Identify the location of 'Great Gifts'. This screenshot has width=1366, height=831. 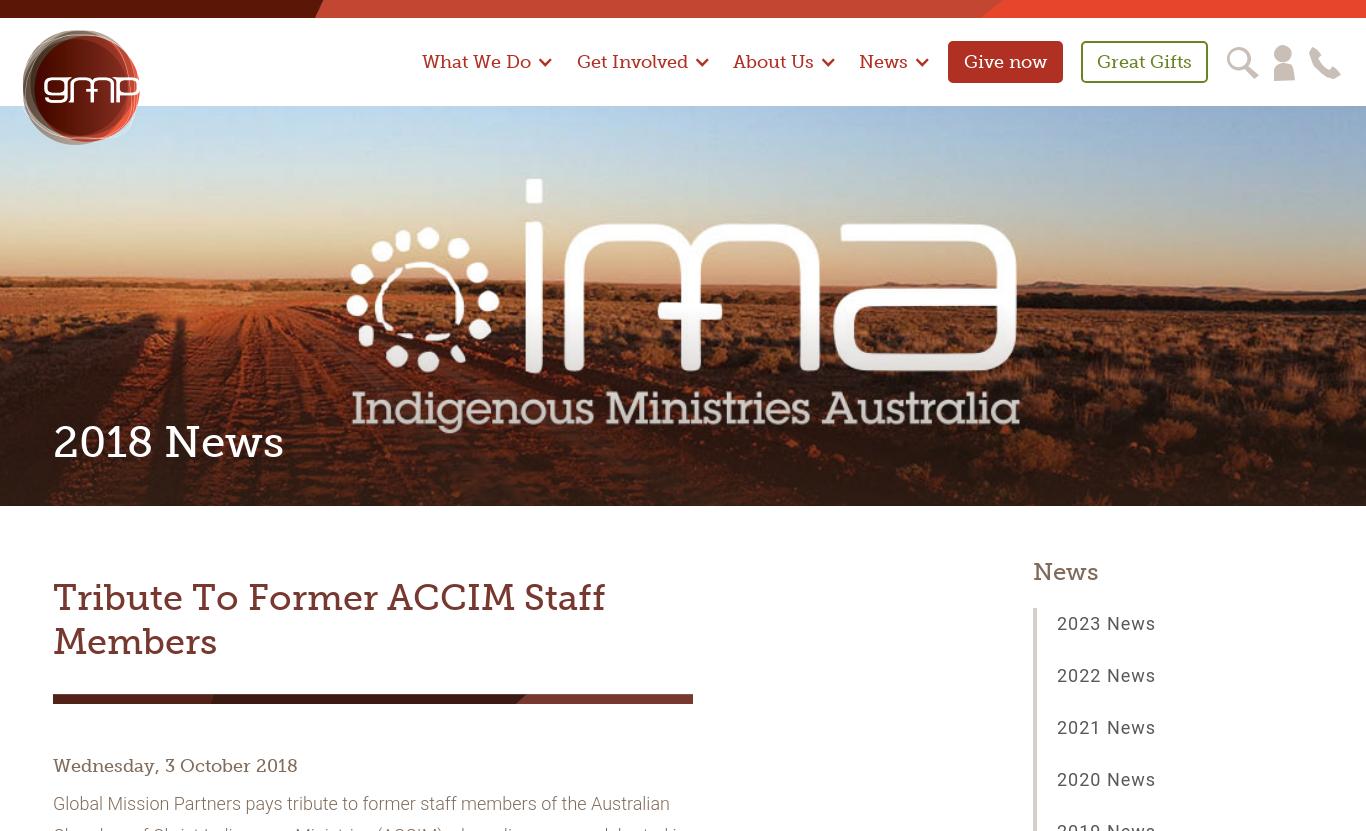
(1144, 60).